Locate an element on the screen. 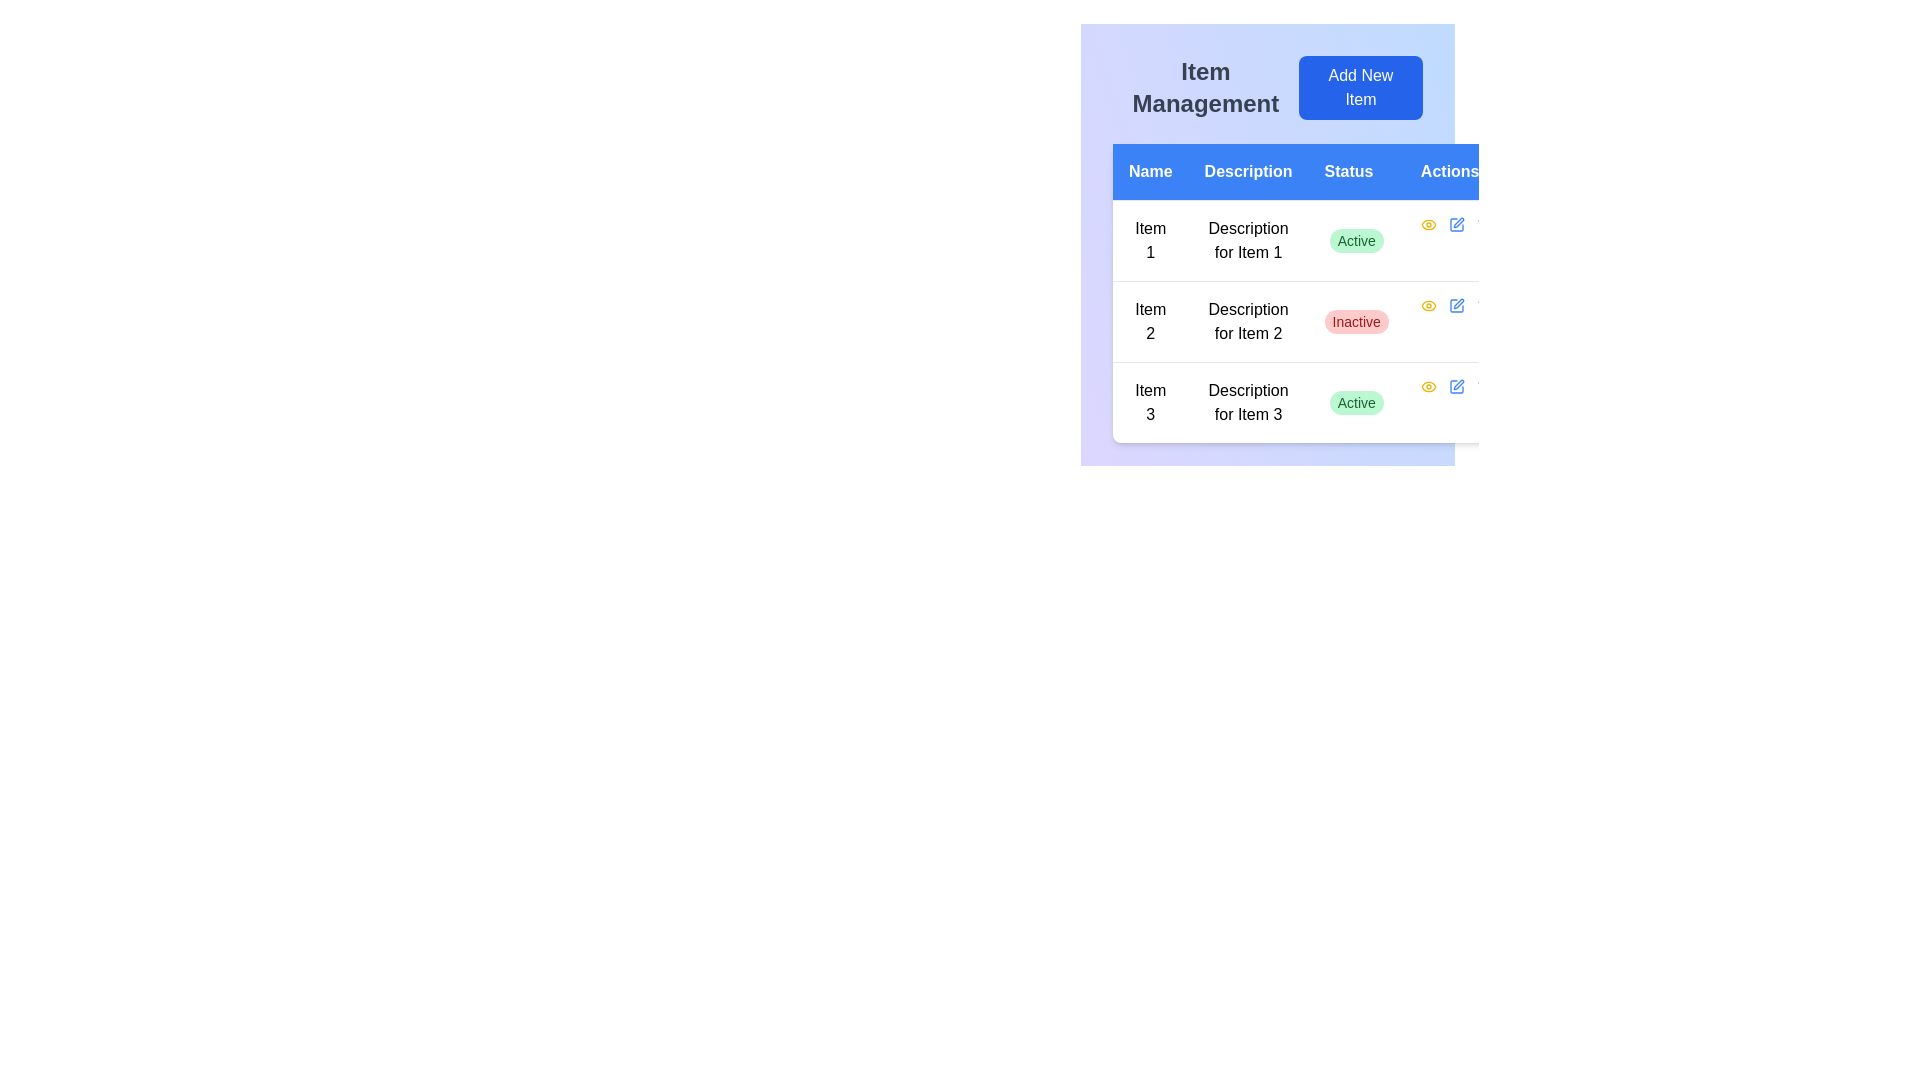 Image resolution: width=1920 pixels, height=1080 pixels. the 'edit' button for 'Item 2' in the Actions column is located at coordinates (1456, 305).